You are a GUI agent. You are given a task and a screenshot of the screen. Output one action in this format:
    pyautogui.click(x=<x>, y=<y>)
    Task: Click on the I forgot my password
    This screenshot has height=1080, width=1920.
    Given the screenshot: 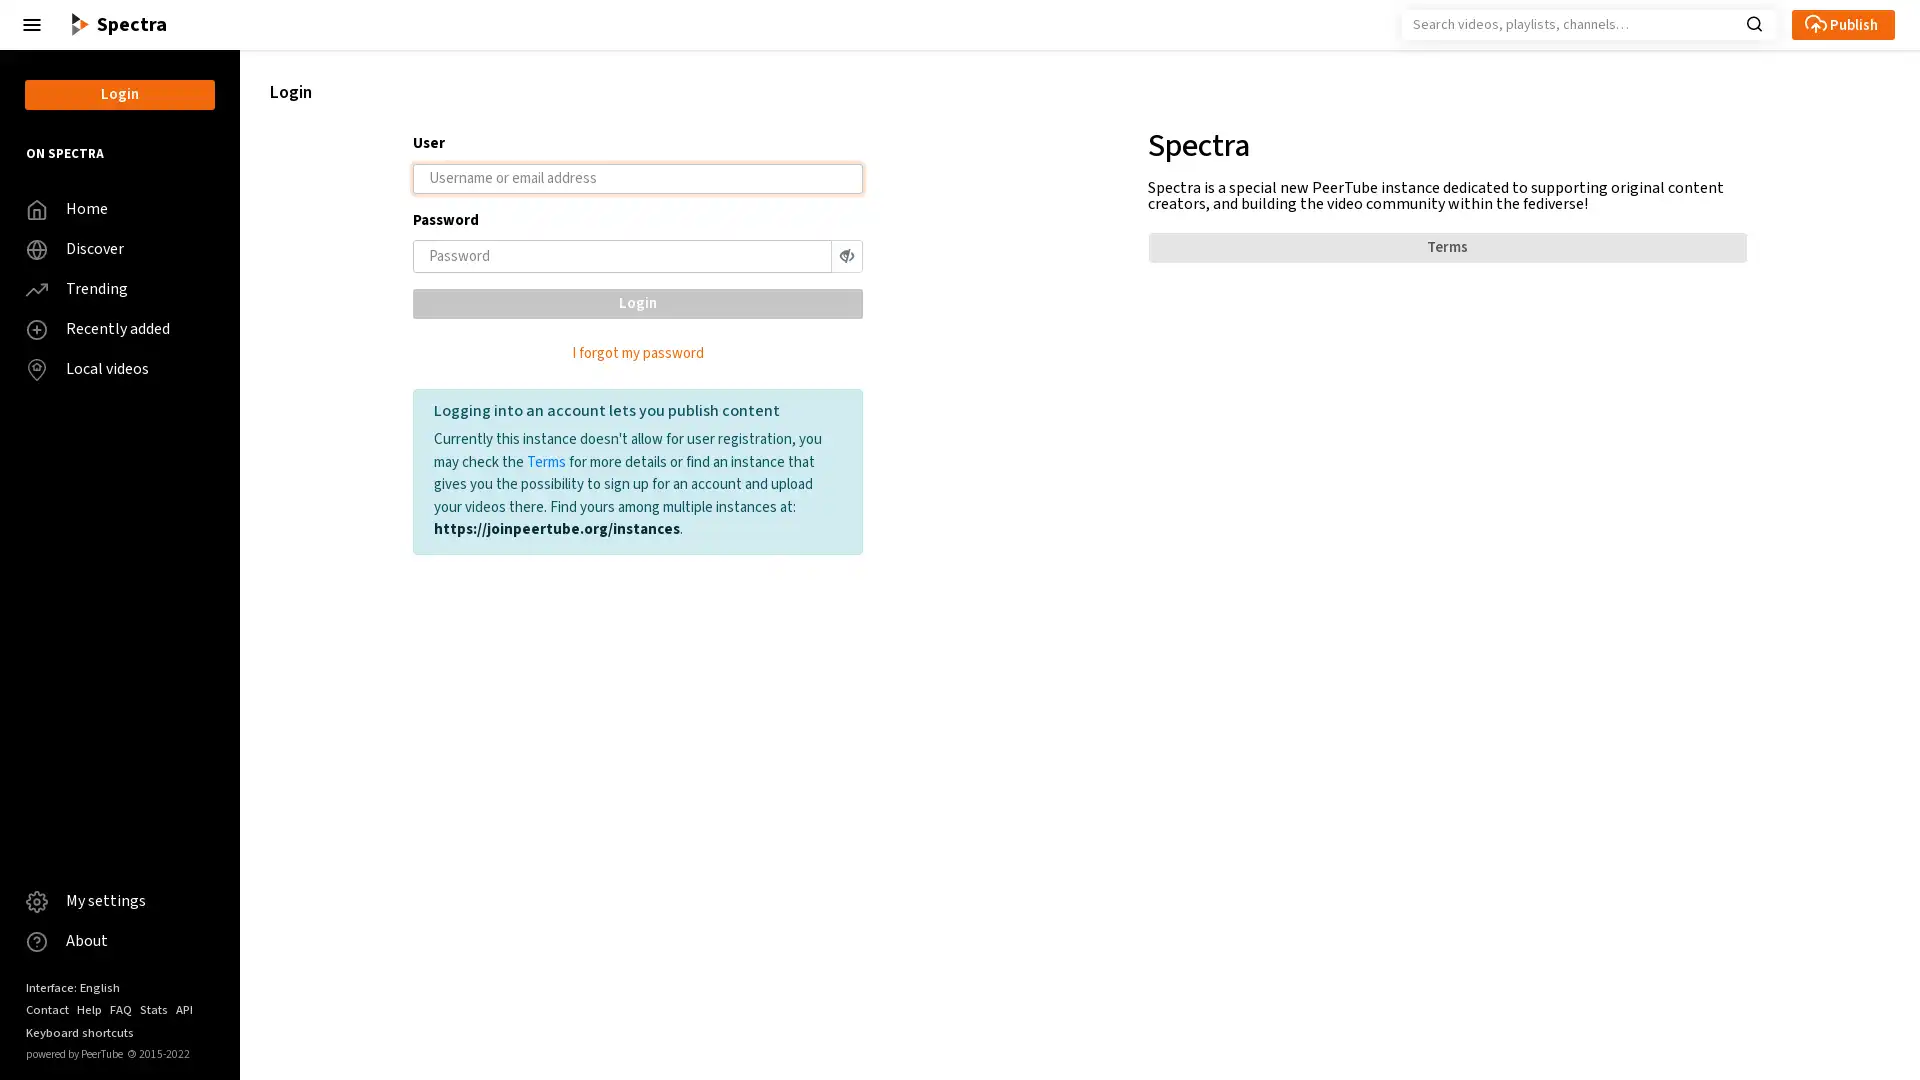 What is the action you would take?
    pyautogui.click(x=636, y=352)
    